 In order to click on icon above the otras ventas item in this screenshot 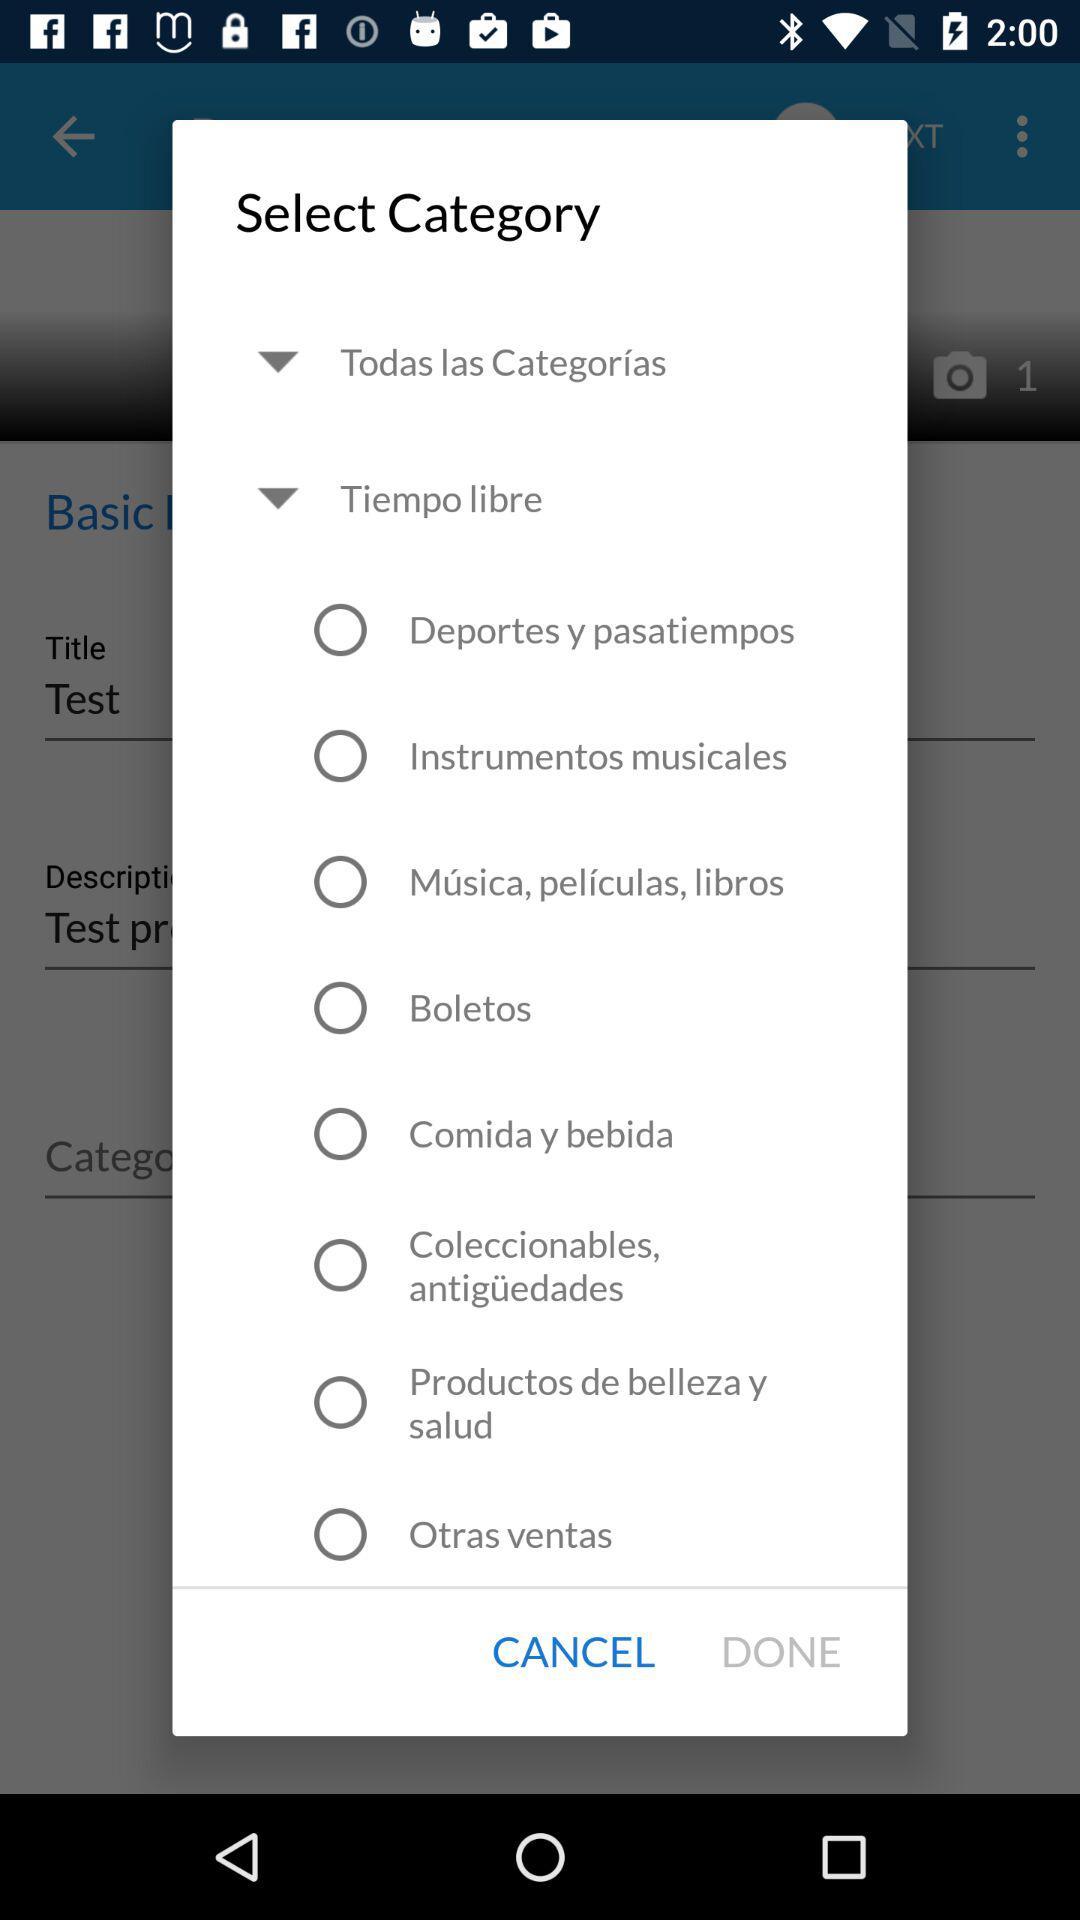, I will do `click(625, 1401)`.